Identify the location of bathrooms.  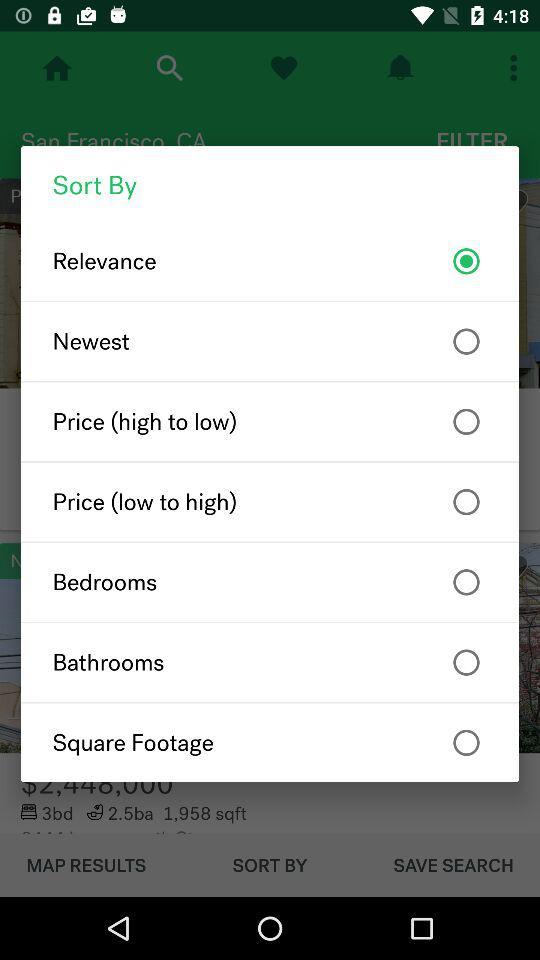
(270, 662).